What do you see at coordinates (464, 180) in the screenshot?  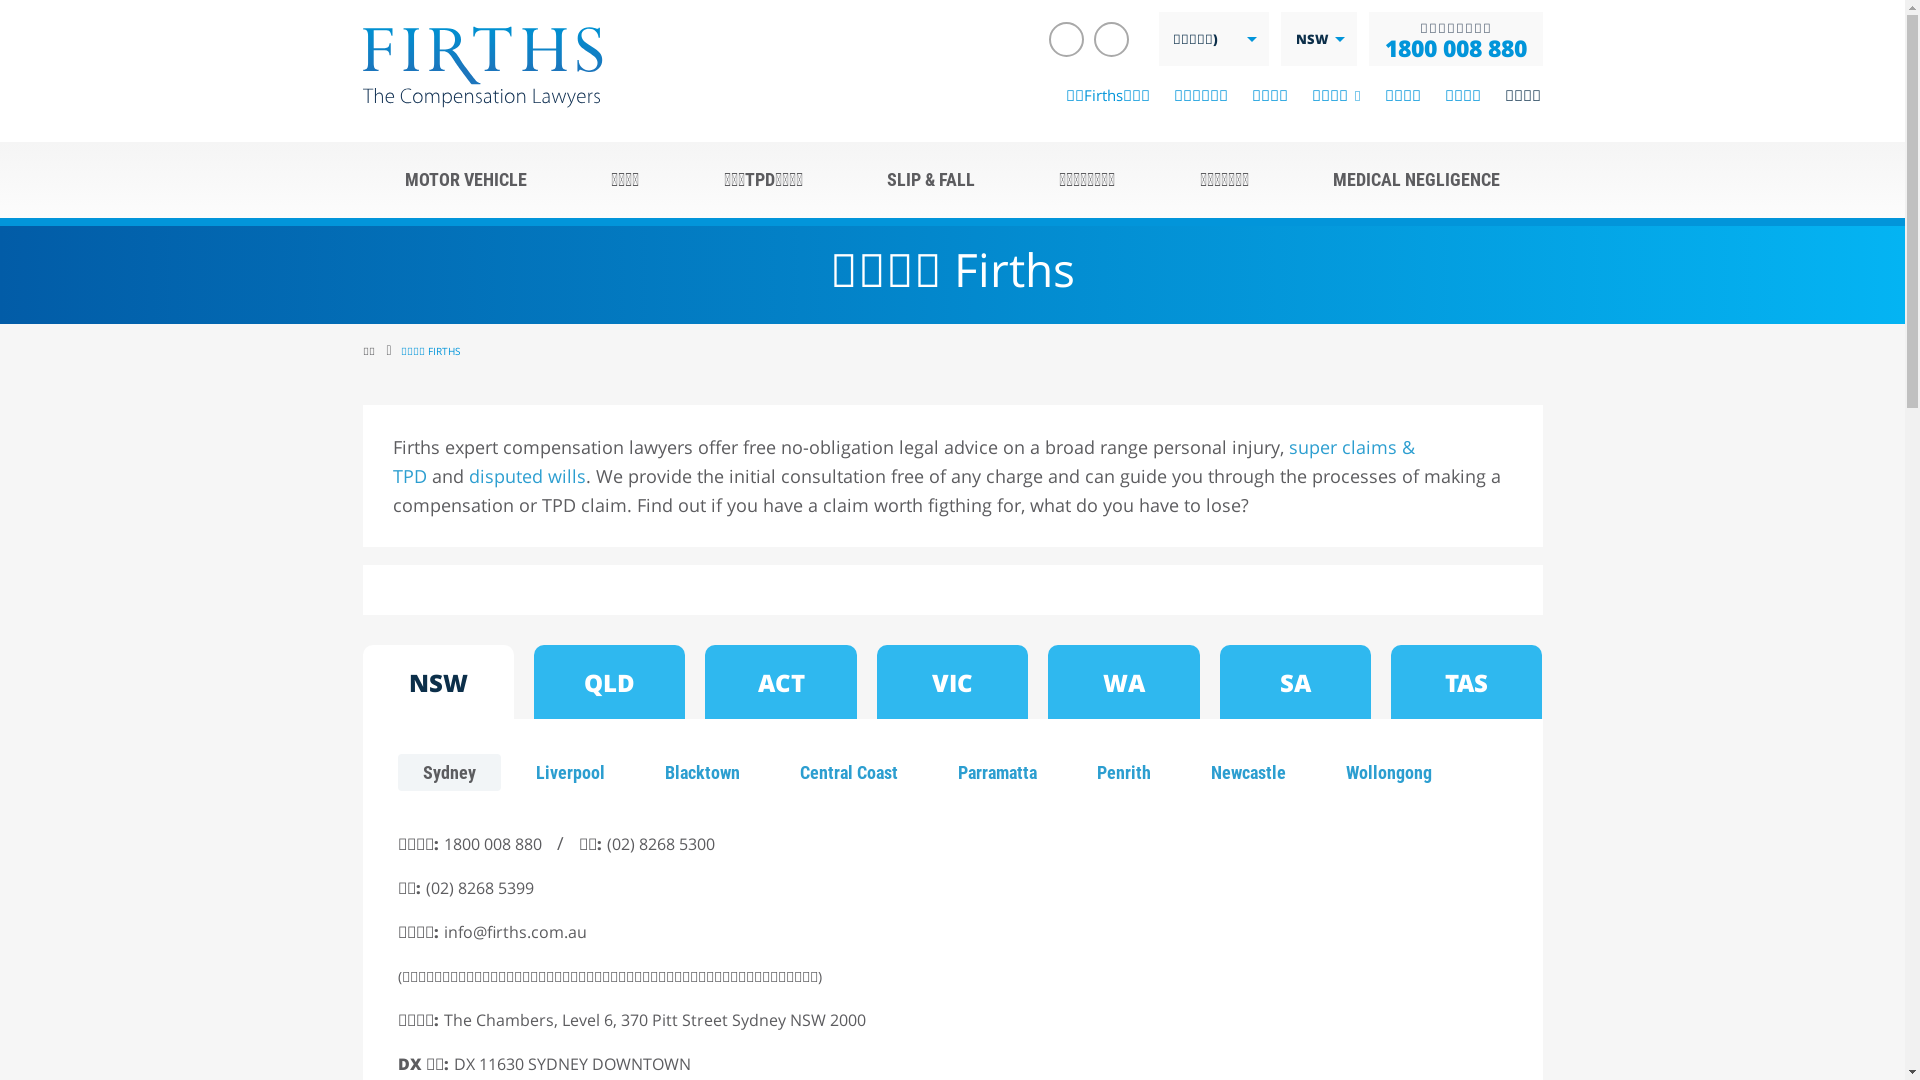 I see `'MOTOR VEHICLE'` at bounding box center [464, 180].